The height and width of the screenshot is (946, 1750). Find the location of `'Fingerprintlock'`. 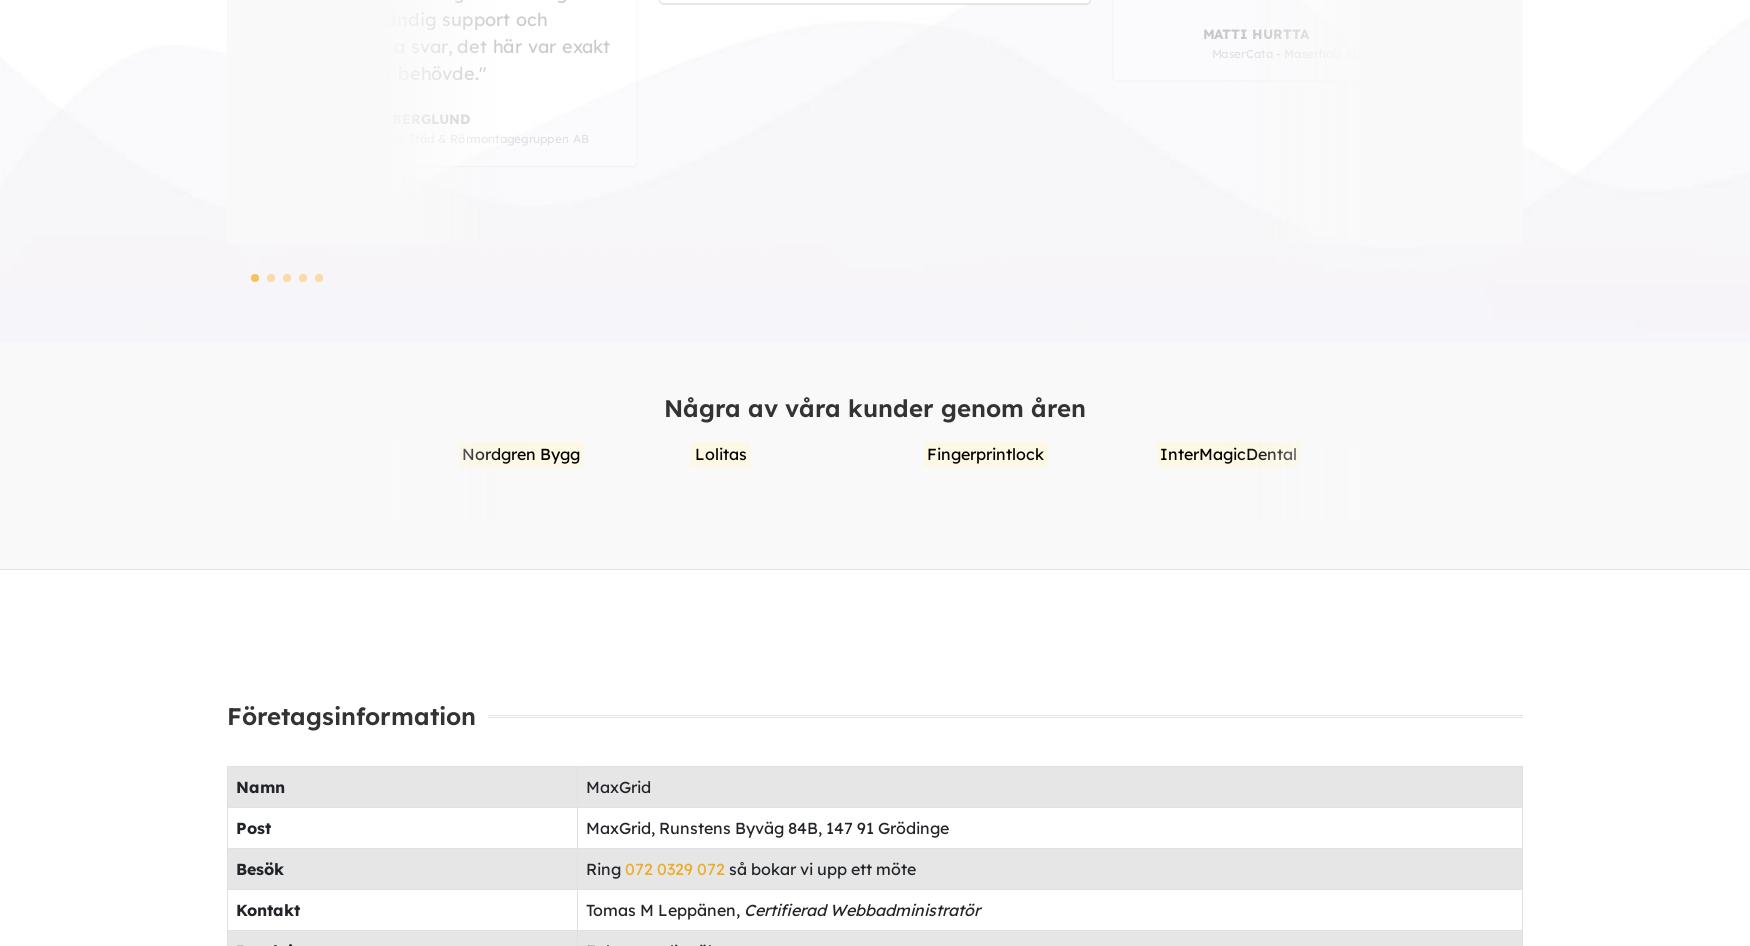

'Fingerprintlock' is located at coordinates (574, 452).